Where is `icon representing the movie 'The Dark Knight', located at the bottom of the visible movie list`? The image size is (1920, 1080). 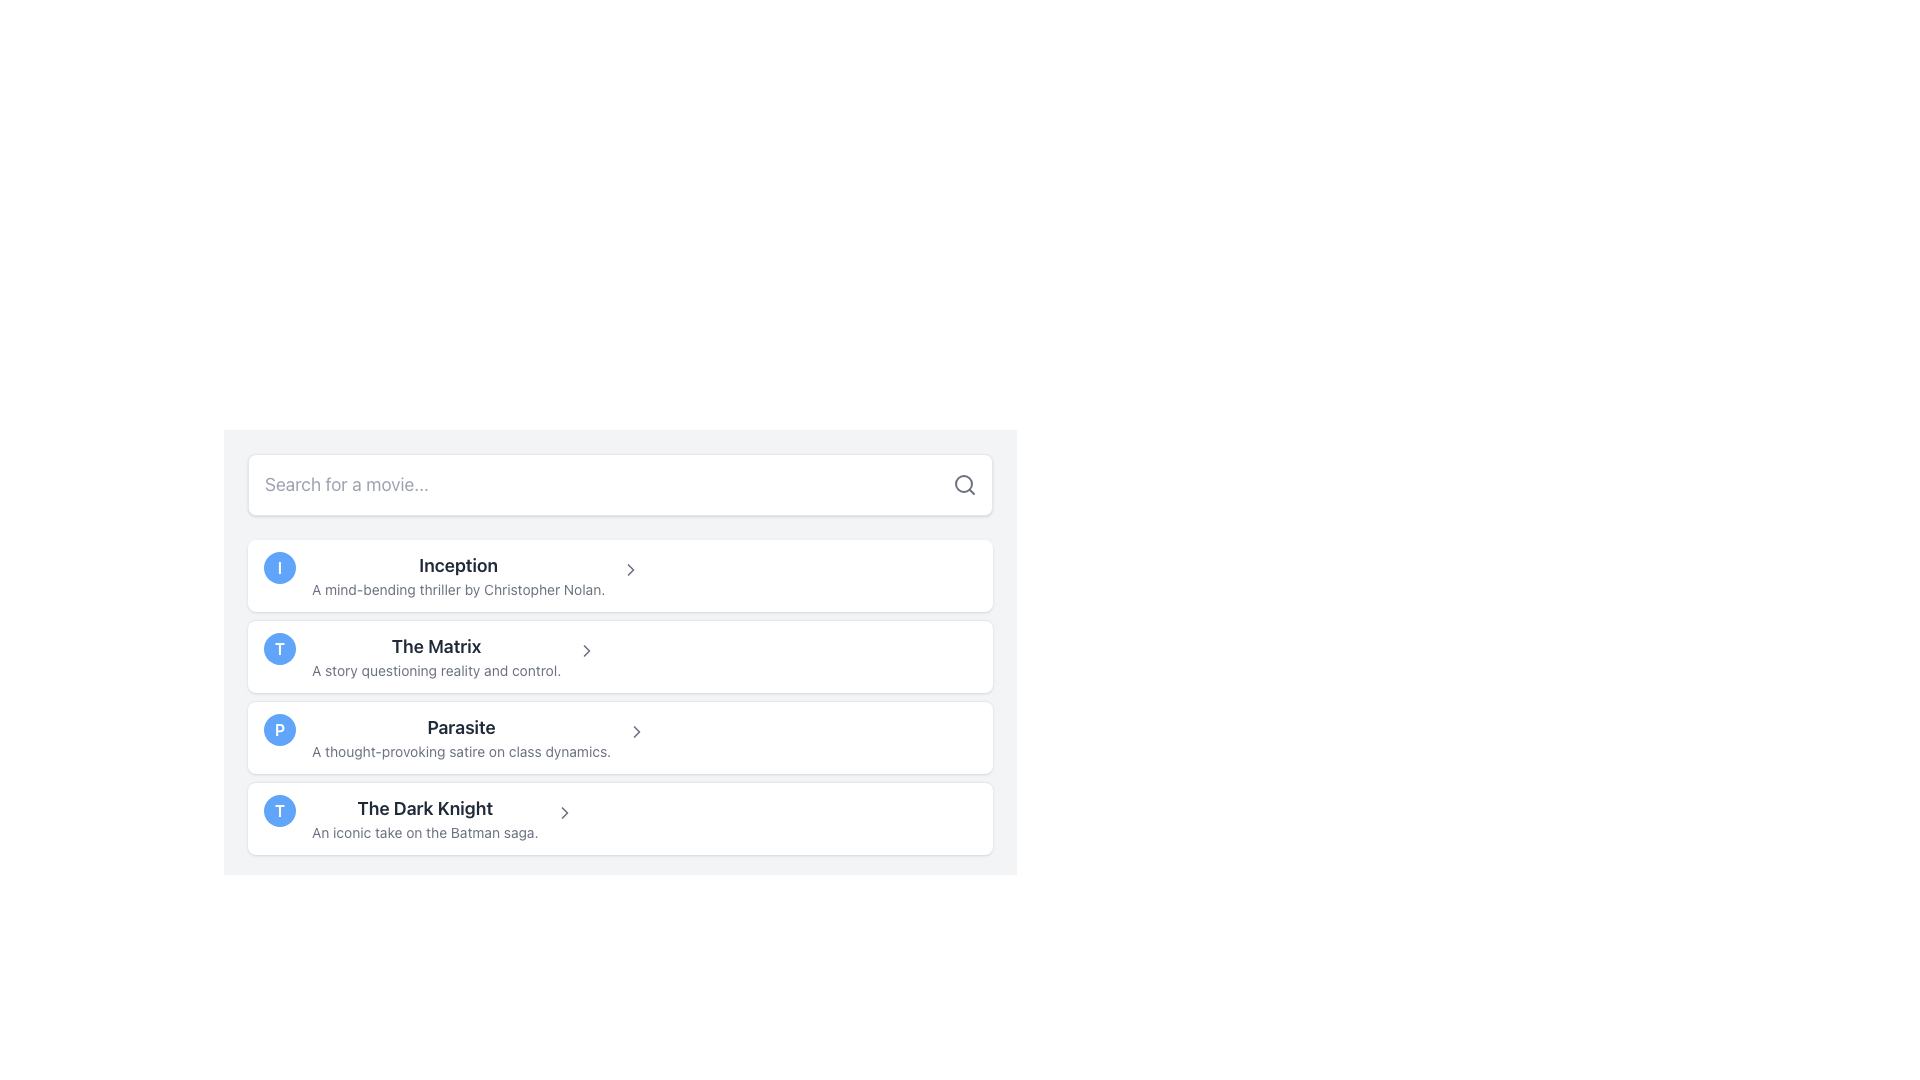
icon representing the movie 'The Dark Knight', located at the bottom of the visible movie list is located at coordinates (278, 810).